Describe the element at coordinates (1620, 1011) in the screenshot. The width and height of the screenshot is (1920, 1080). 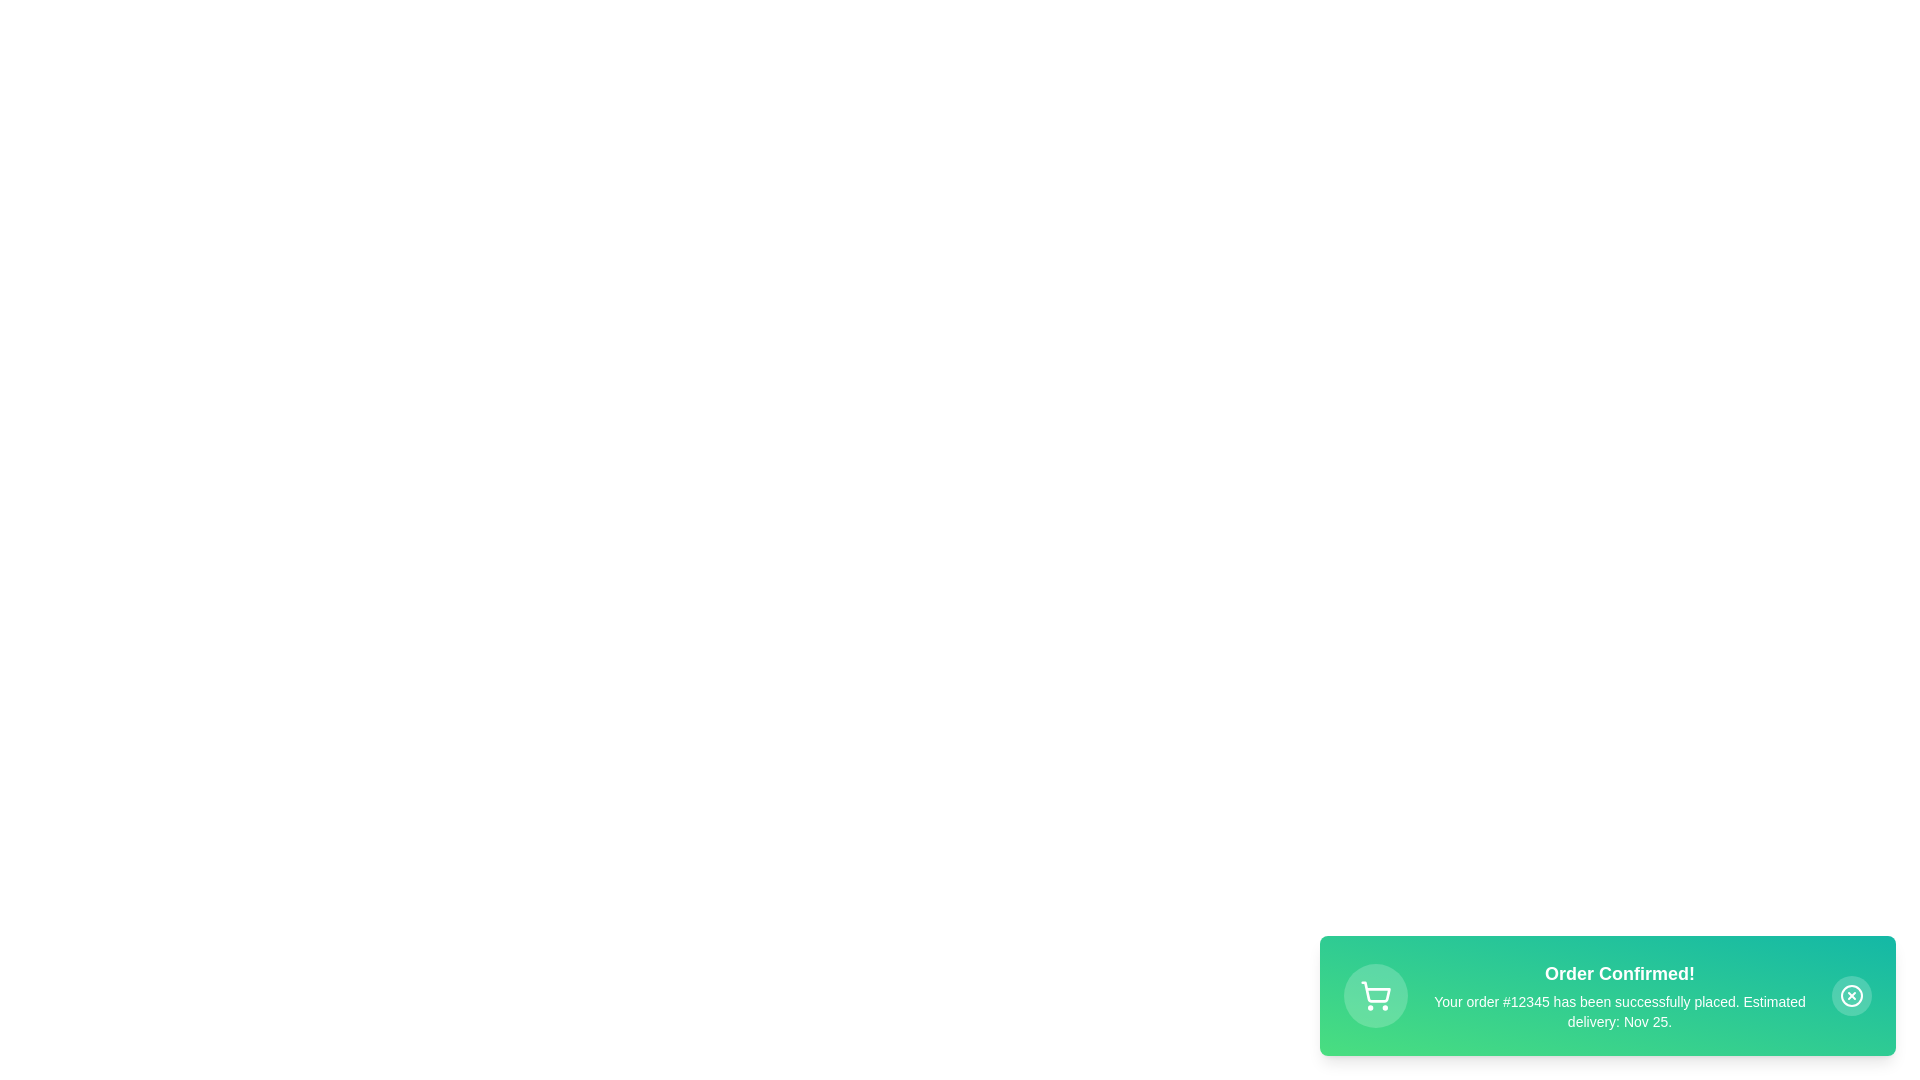
I see `text message displaying the order confirmation, which states: 'Your order #12345 has been successfully placed. Estimated delivery: Nov 25.' This text is located within the green notification card at the bottom-right corner of the interface, below the heading 'Order Confirmed!'` at that location.